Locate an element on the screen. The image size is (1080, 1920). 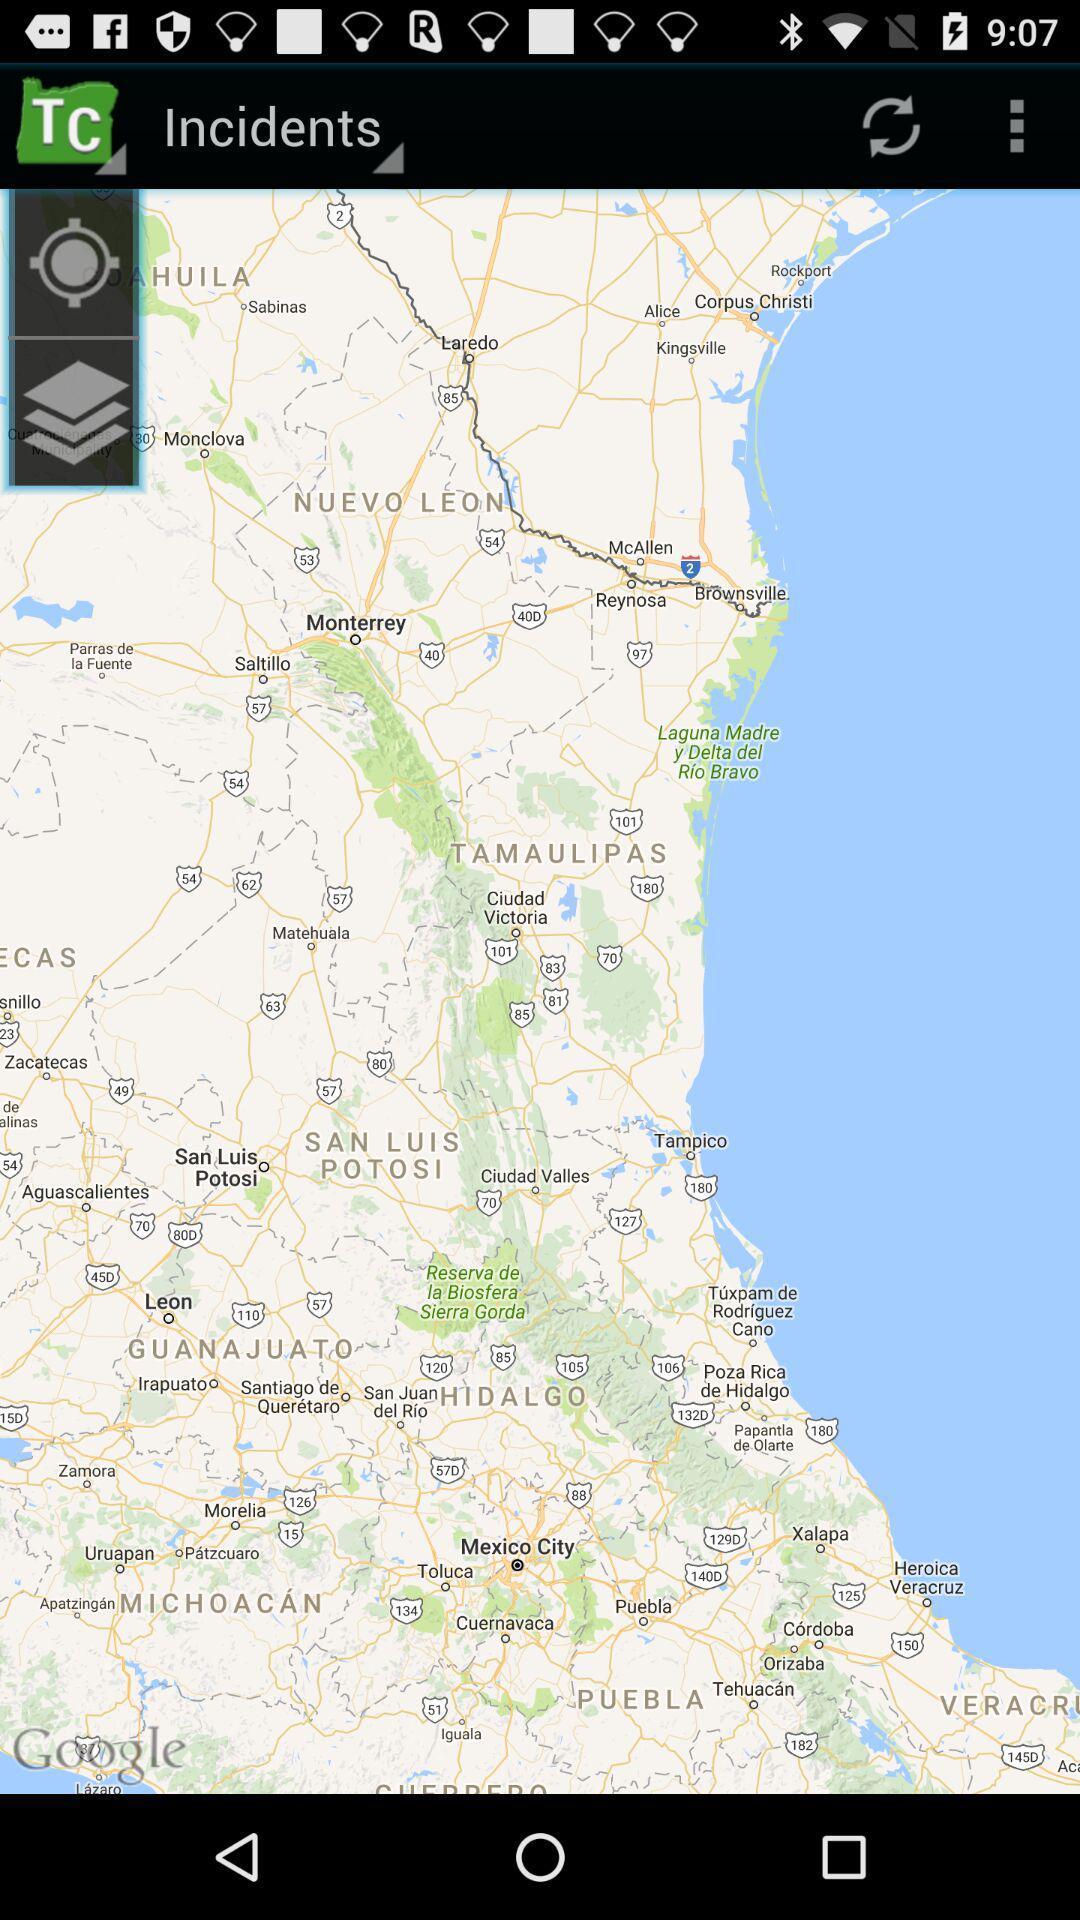
incidents item is located at coordinates (280, 124).